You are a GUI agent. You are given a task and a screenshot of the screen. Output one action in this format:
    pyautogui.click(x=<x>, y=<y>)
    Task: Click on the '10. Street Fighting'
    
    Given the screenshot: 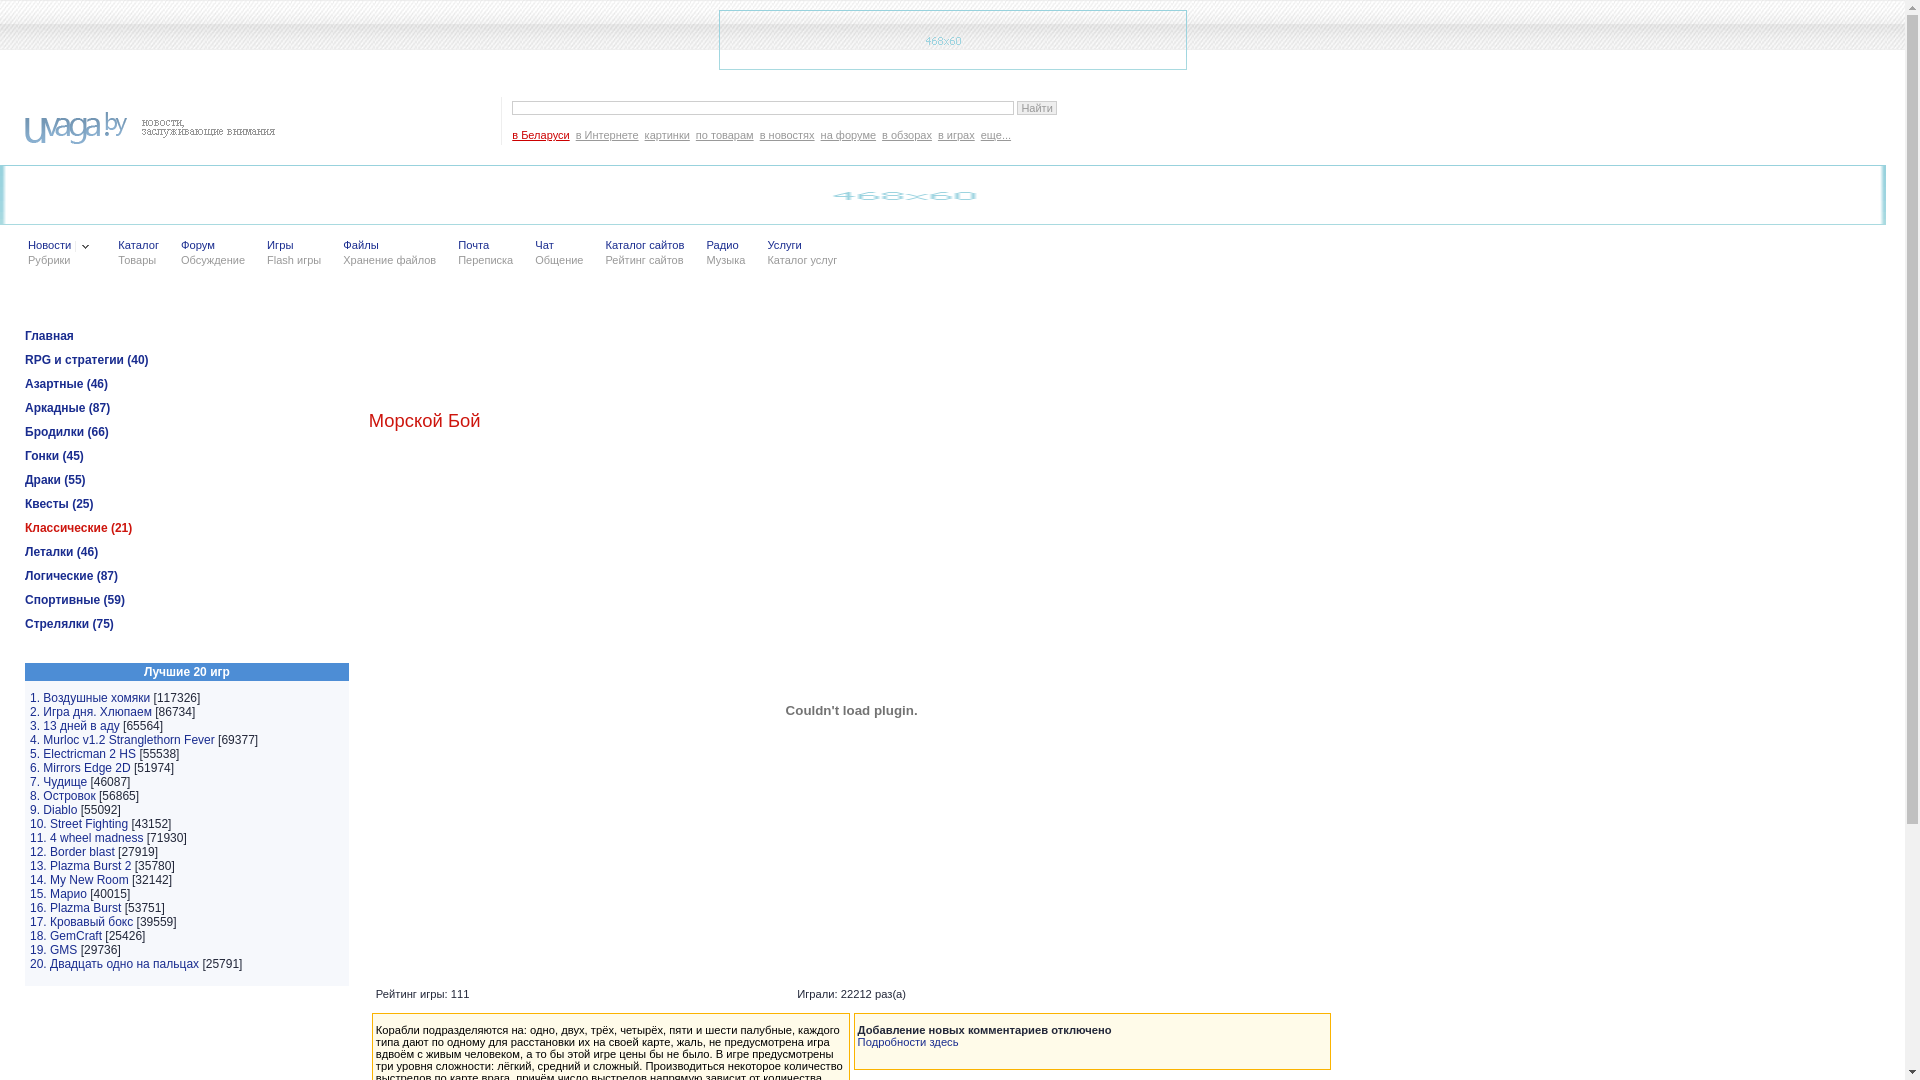 What is the action you would take?
    pyautogui.click(x=78, y=824)
    